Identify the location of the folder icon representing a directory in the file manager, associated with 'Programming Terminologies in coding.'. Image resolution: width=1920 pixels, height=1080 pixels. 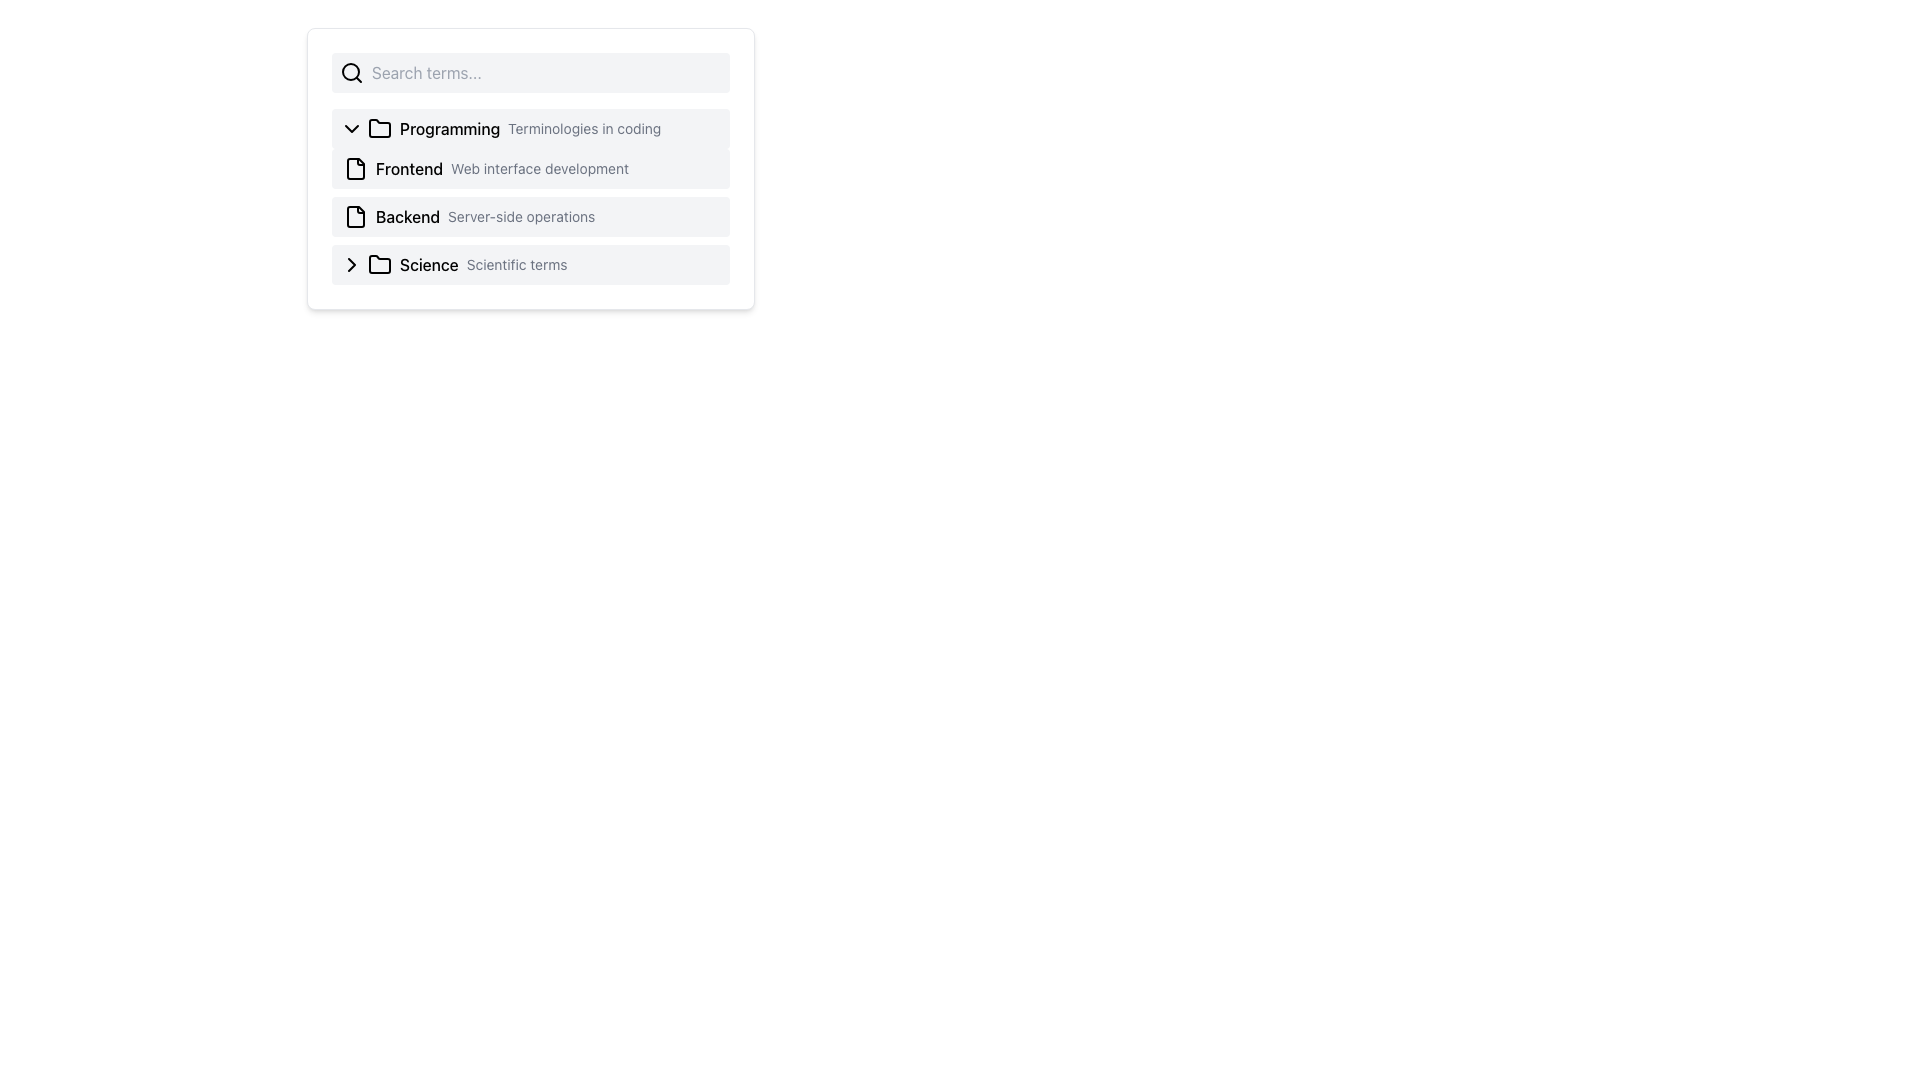
(379, 128).